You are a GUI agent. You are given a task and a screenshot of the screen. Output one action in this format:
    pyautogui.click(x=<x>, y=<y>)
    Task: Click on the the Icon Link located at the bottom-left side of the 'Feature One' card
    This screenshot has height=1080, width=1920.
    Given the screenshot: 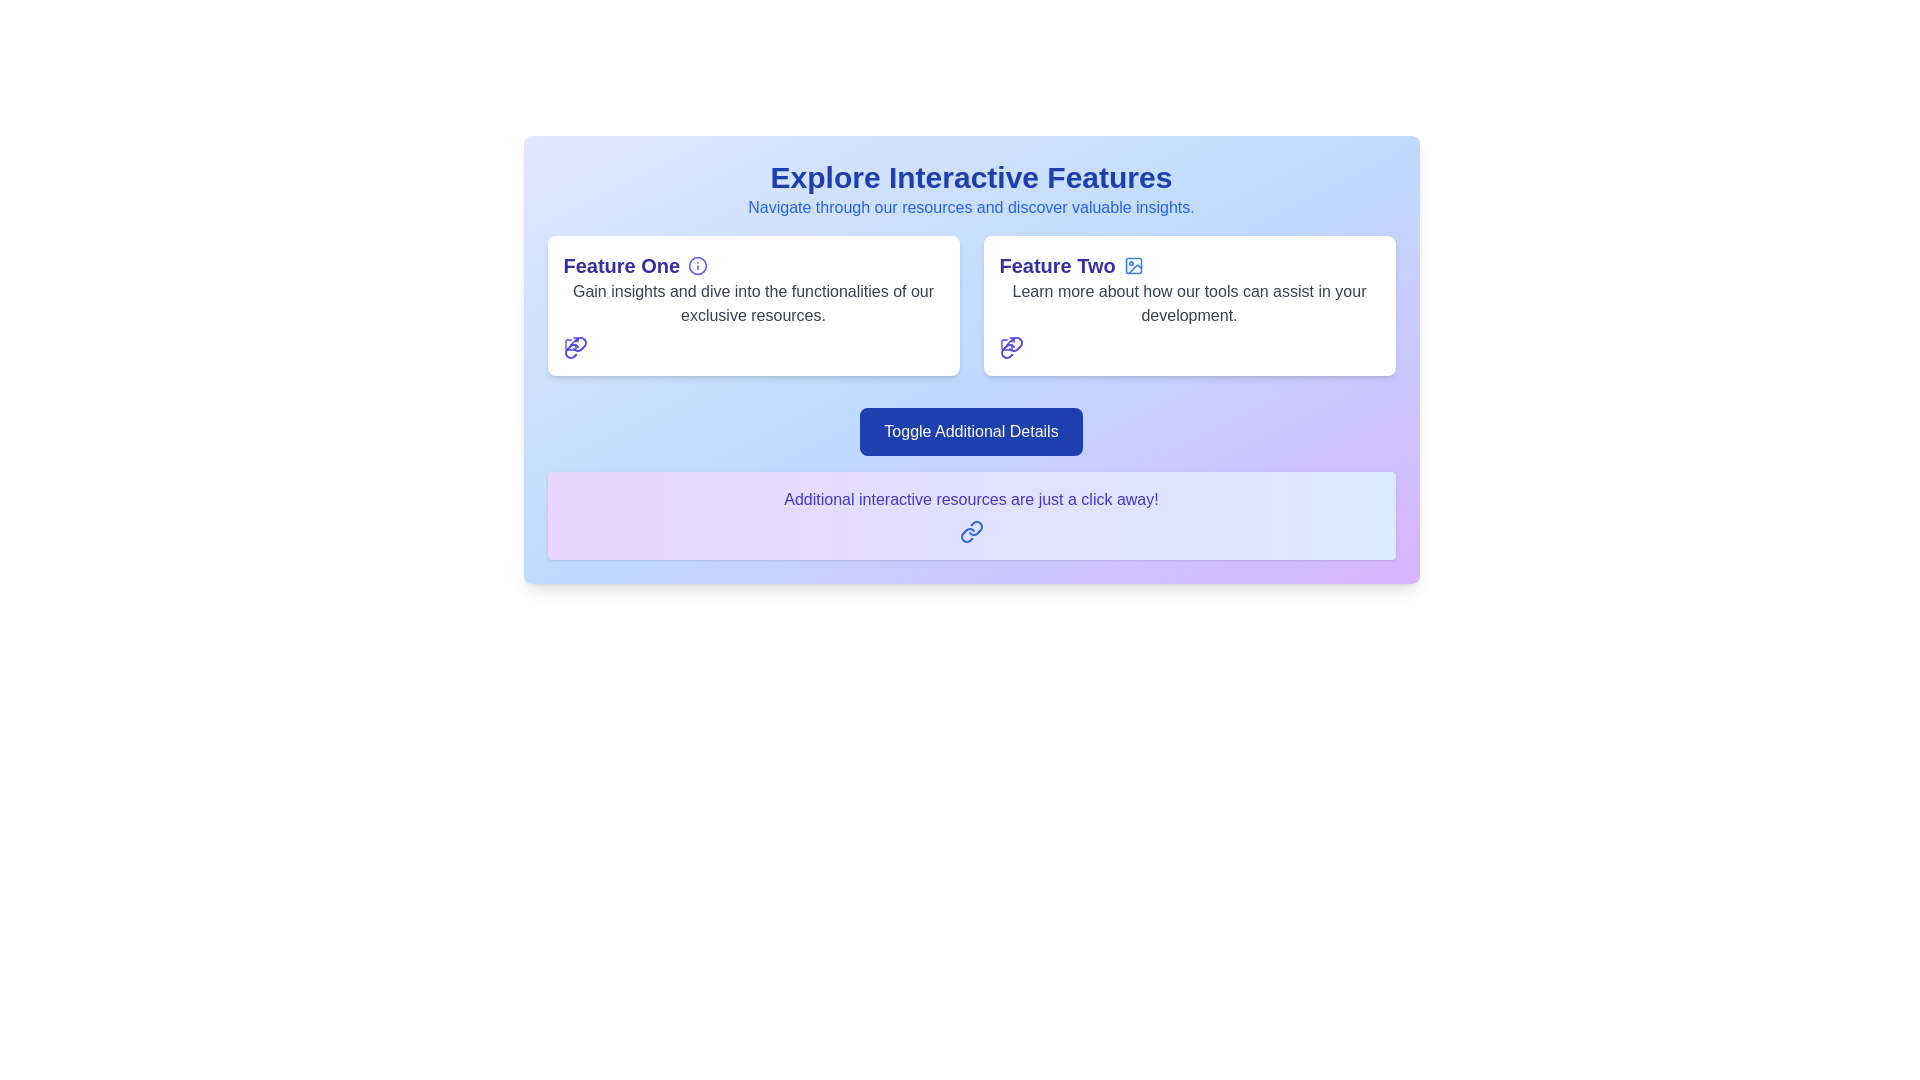 What is the action you would take?
    pyautogui.click(x=574, y=346)
    